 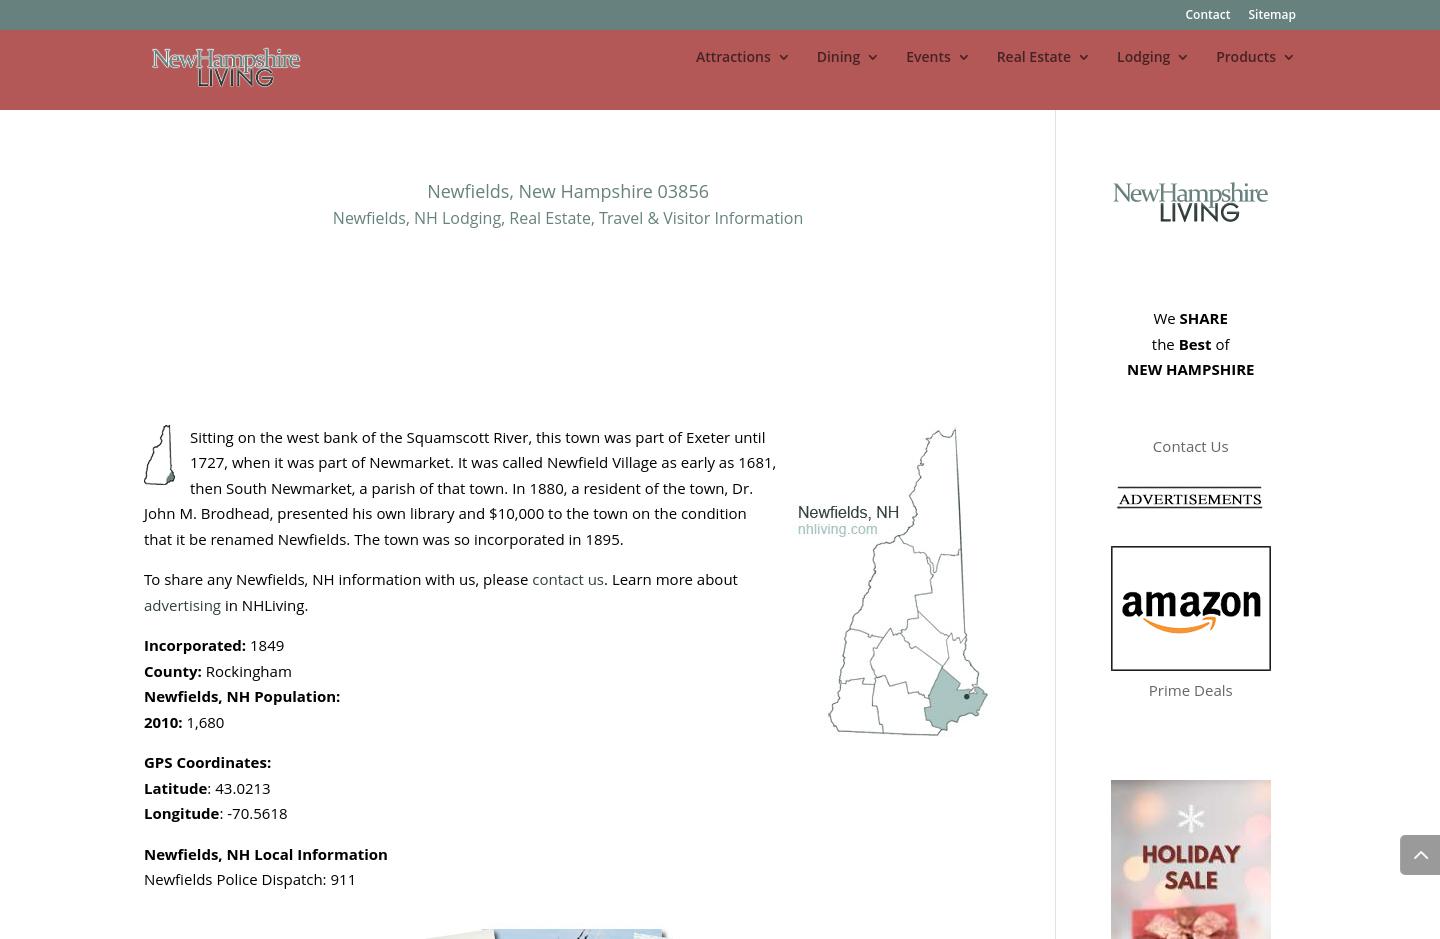 What do you see at coordinates (1045, 715) in the screenshot?
I see `'Cross-Country Skiing'` at bounding box center [1045, 715].